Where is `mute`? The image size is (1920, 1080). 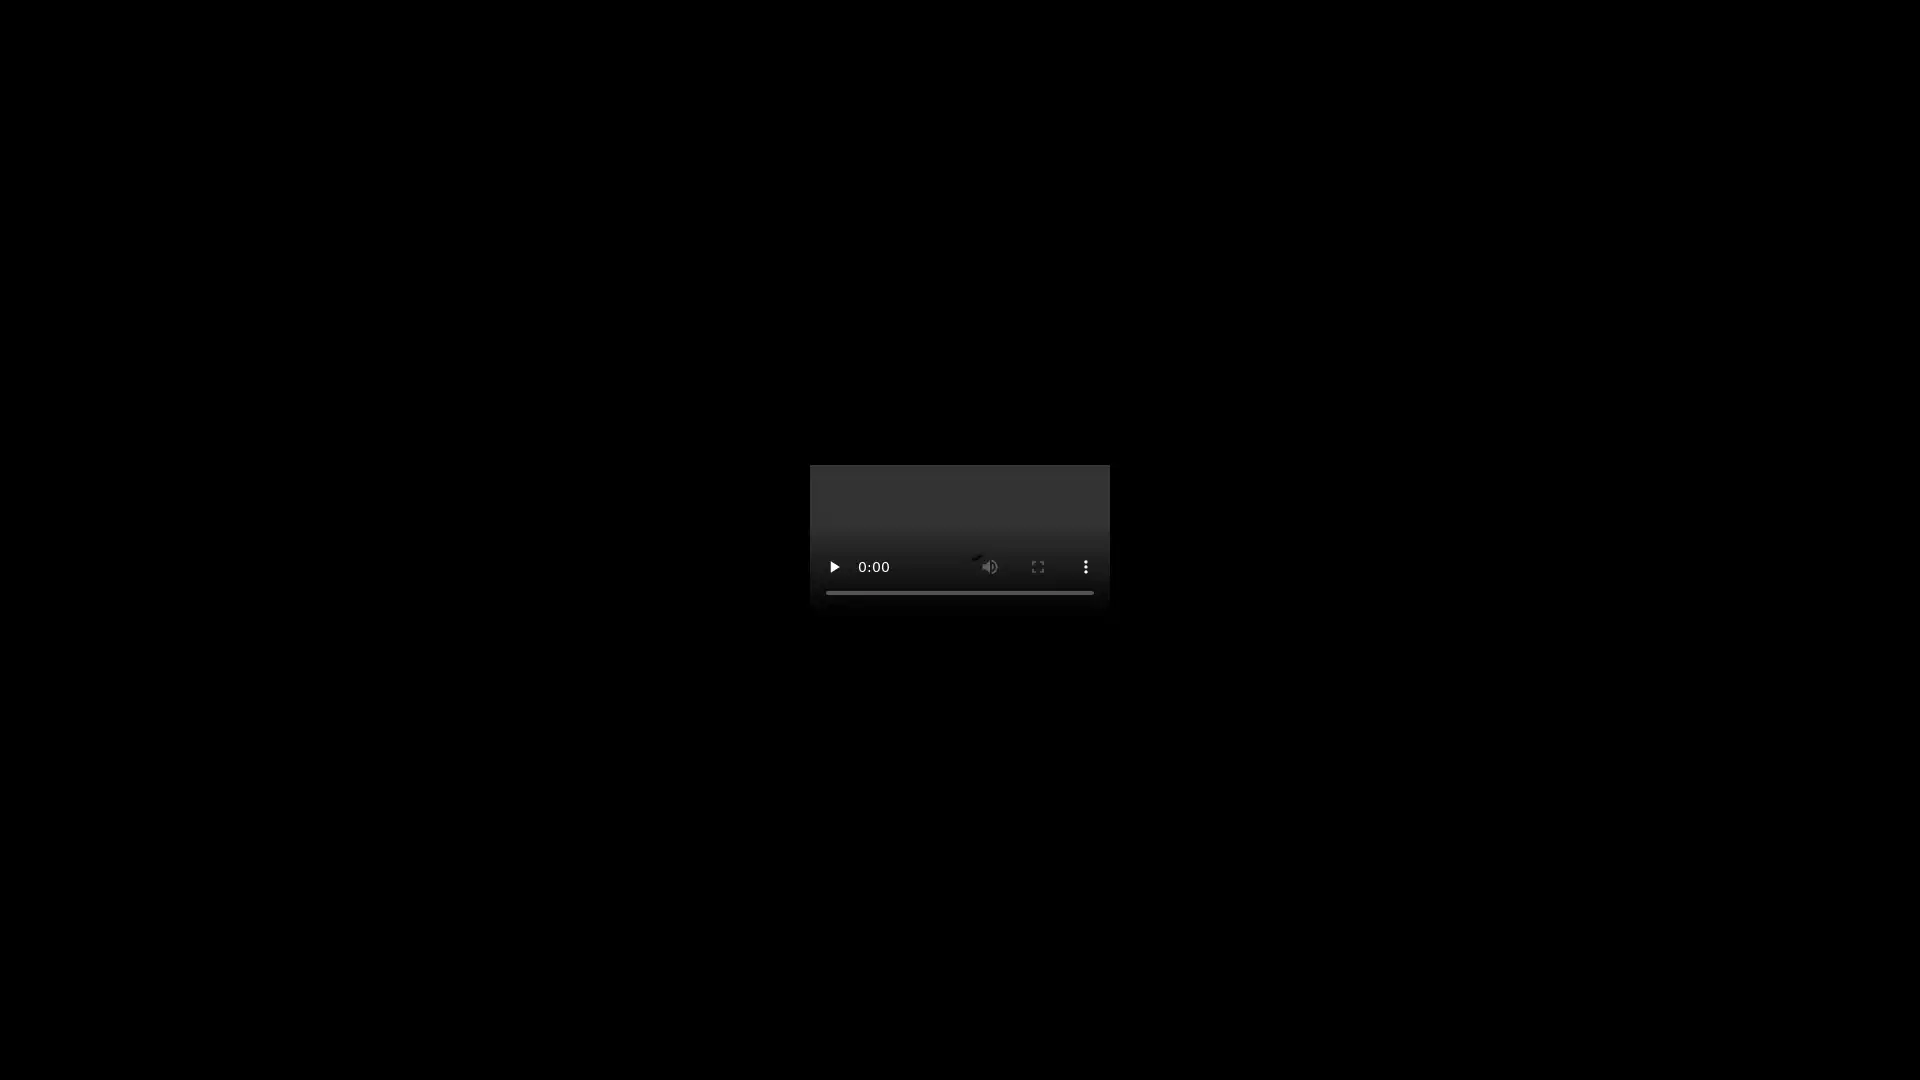
mute is located at coordinates (989, 567).